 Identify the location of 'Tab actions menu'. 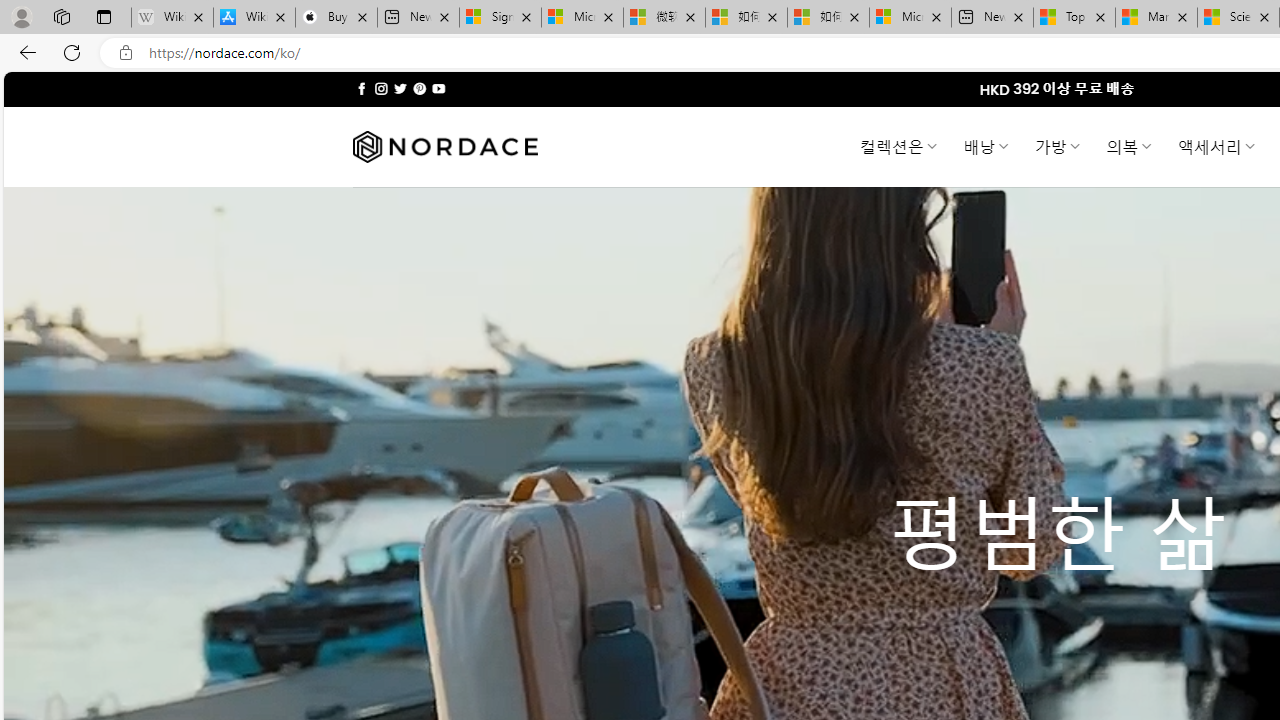
(103, 16).